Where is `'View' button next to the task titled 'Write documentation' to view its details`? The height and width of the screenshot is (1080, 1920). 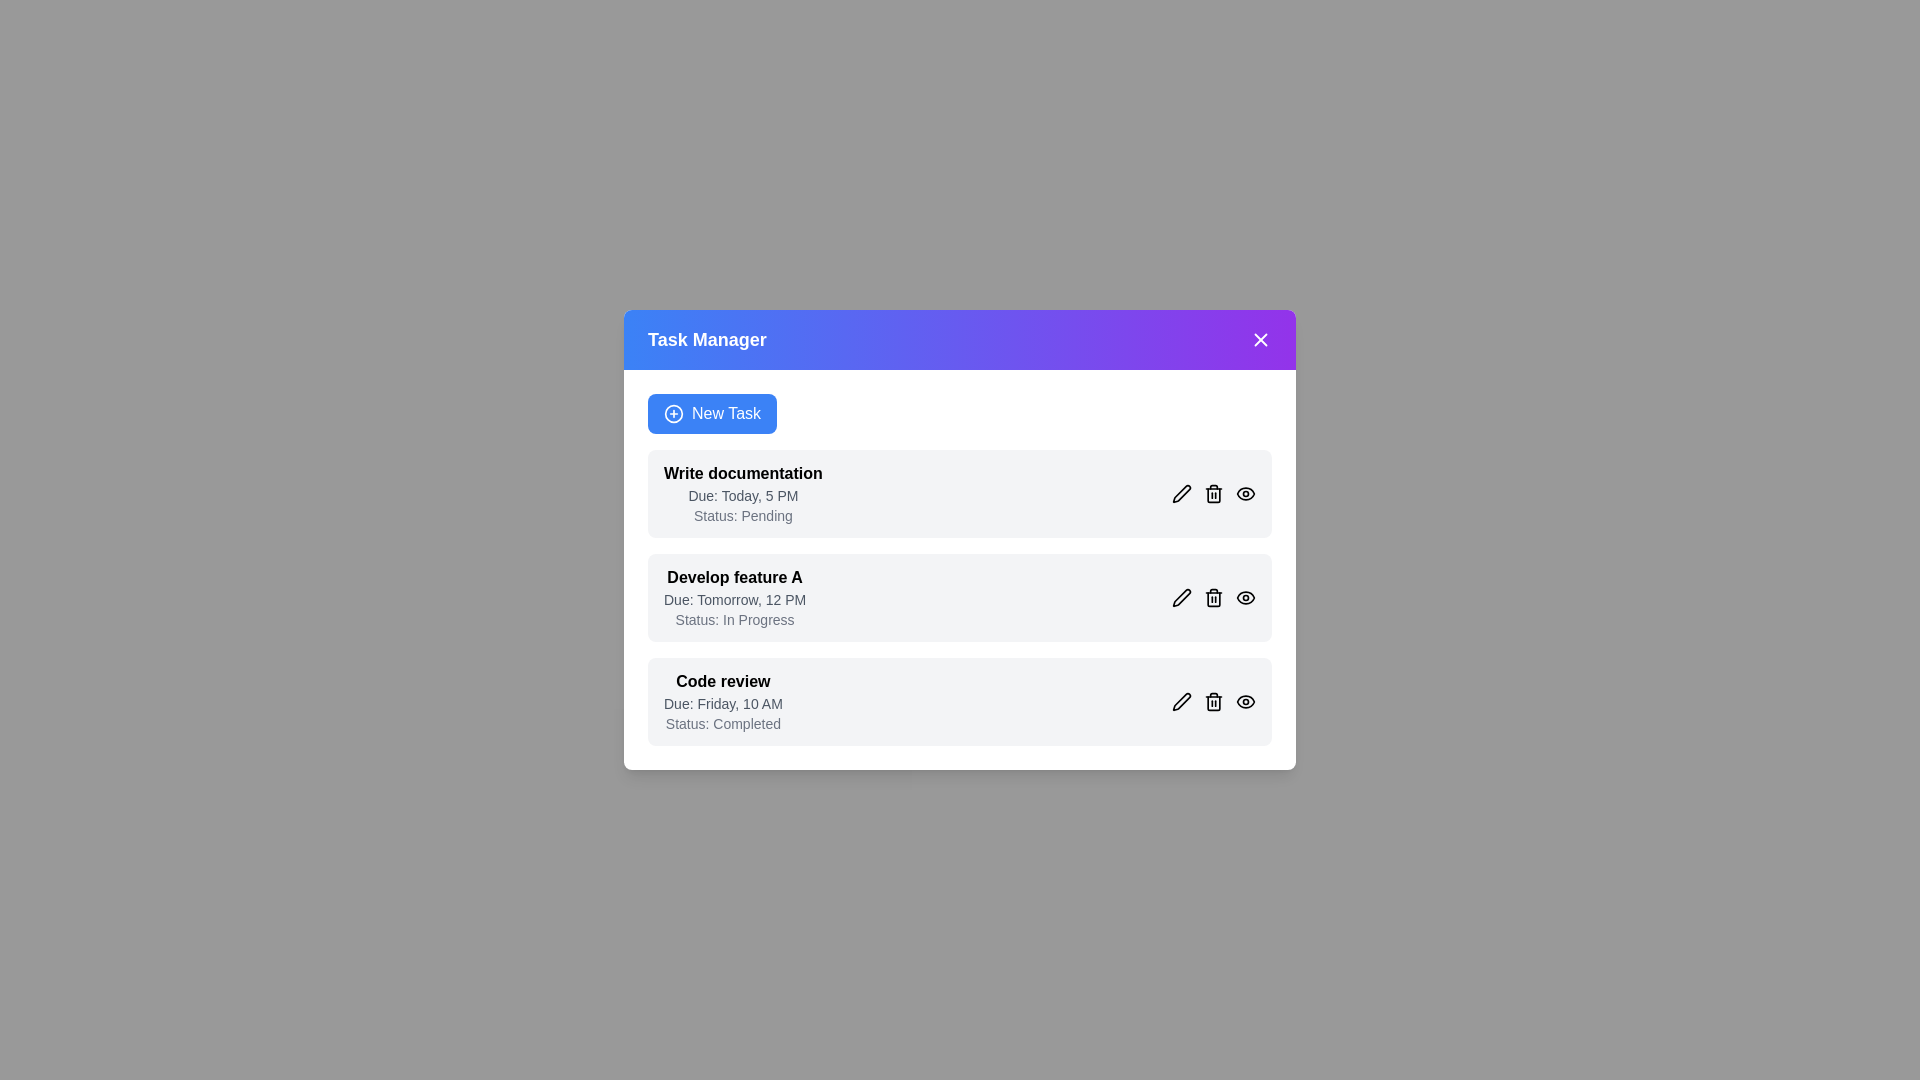 'View' button next to the task titled 'Write documentation' to view its details is located at coordinates (1245, 493).